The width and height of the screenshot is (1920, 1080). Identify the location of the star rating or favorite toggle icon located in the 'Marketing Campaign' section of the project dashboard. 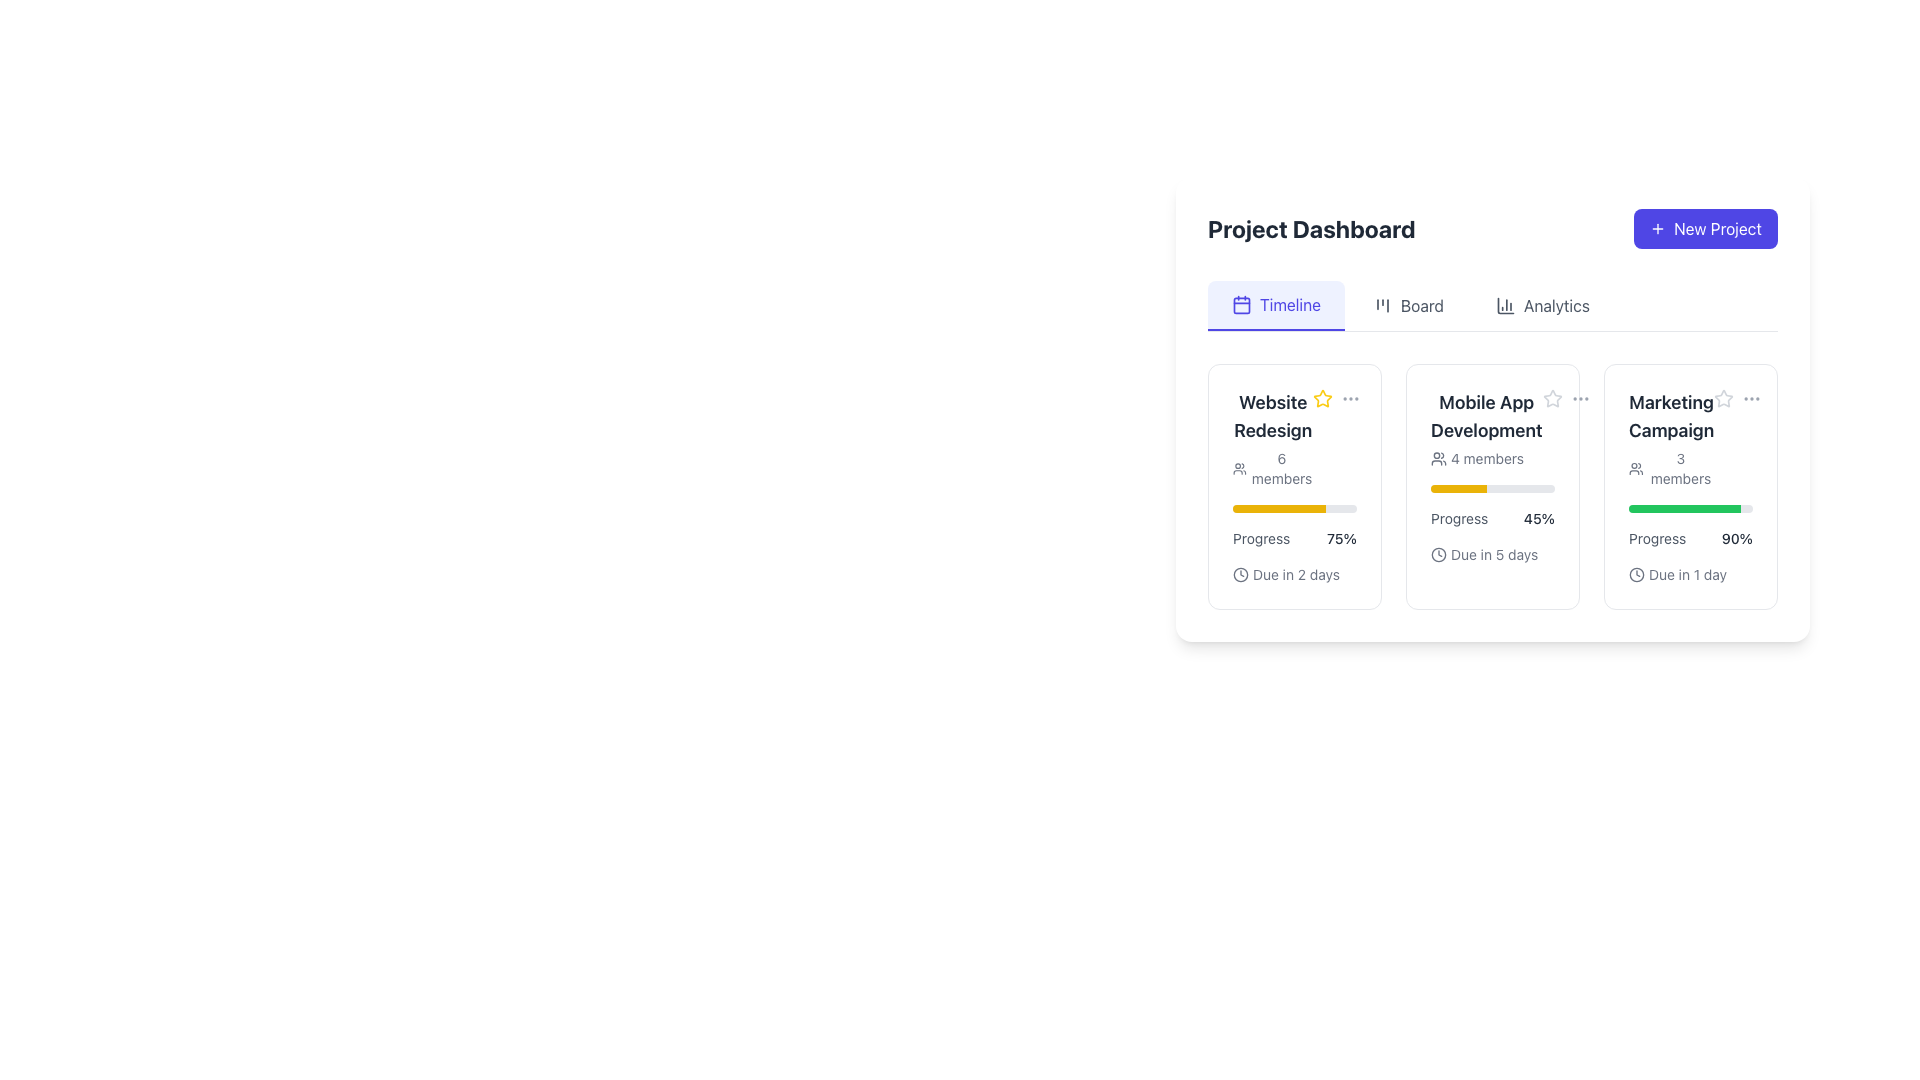
(1722, 397).